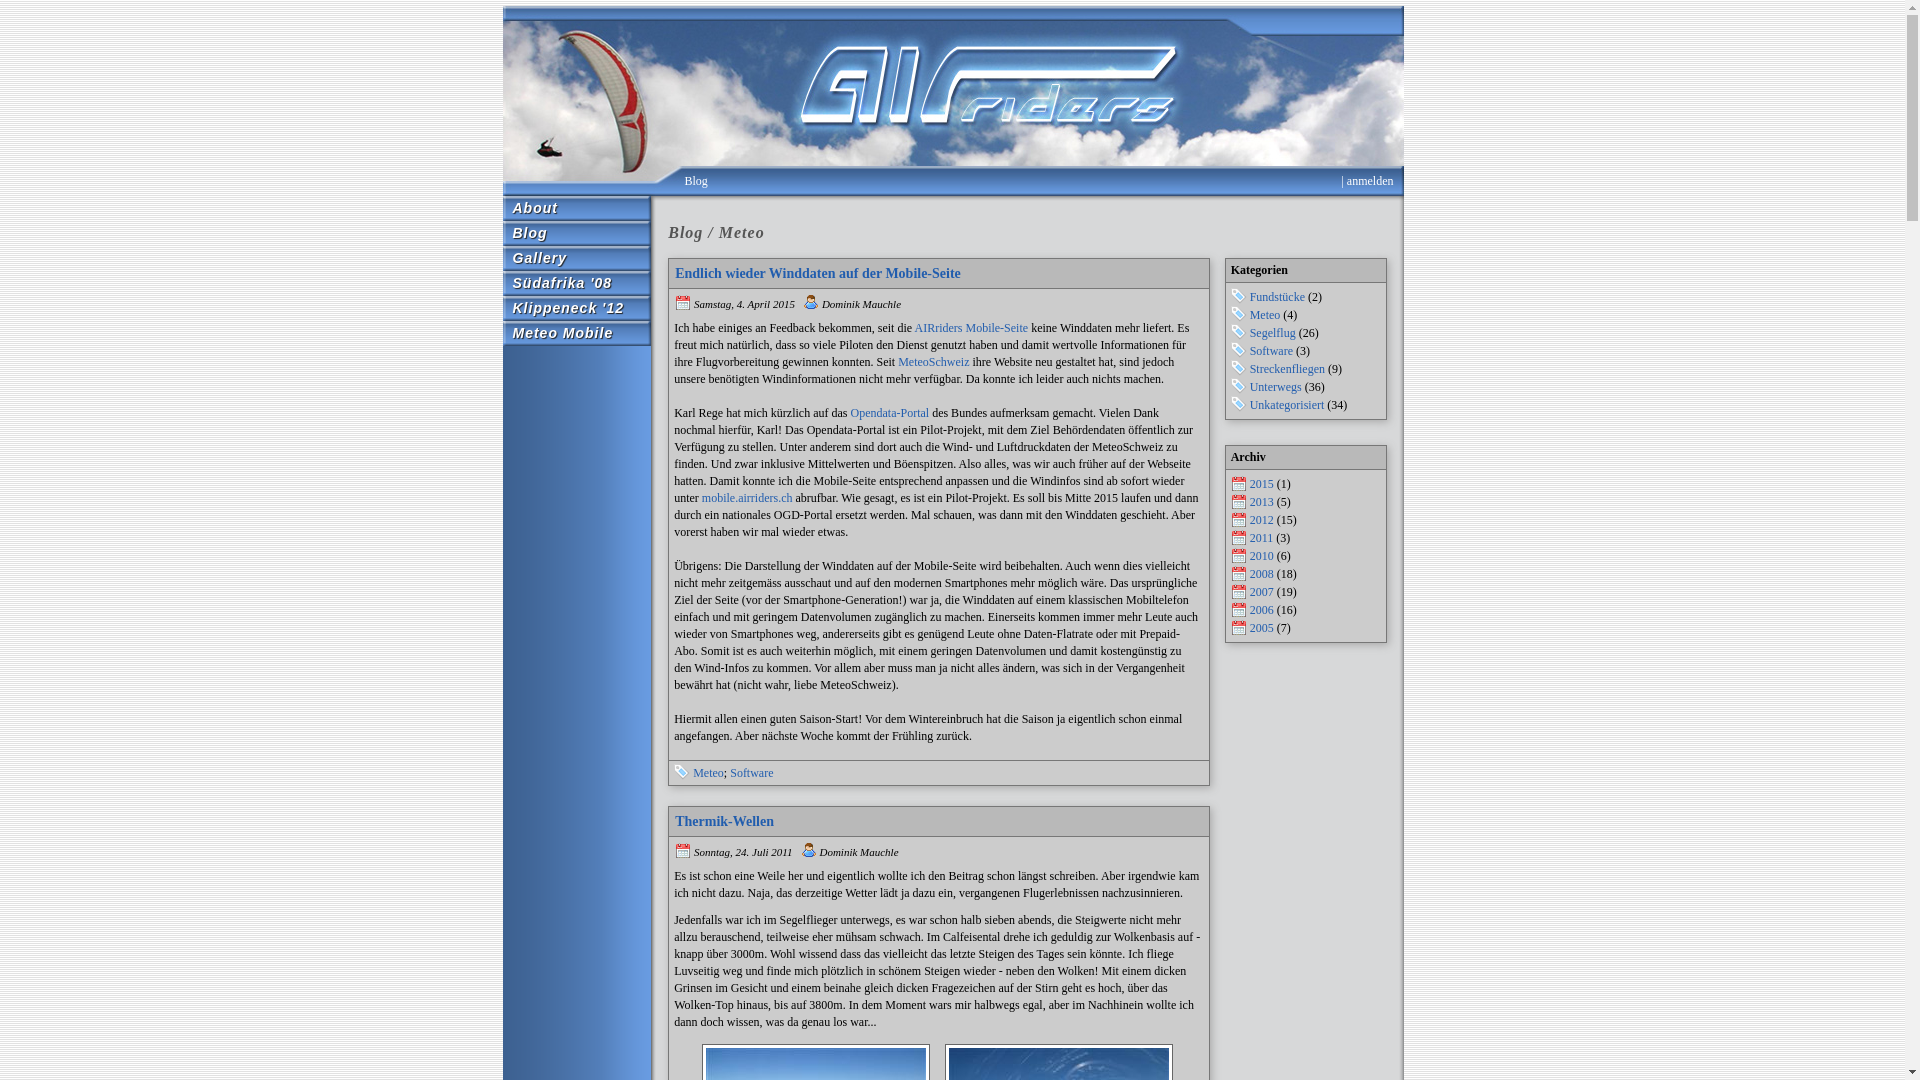  What do you see at coordinates (1261, 574) in the screenshot?
I see `'2008'` at bounding box center [1261, 574].